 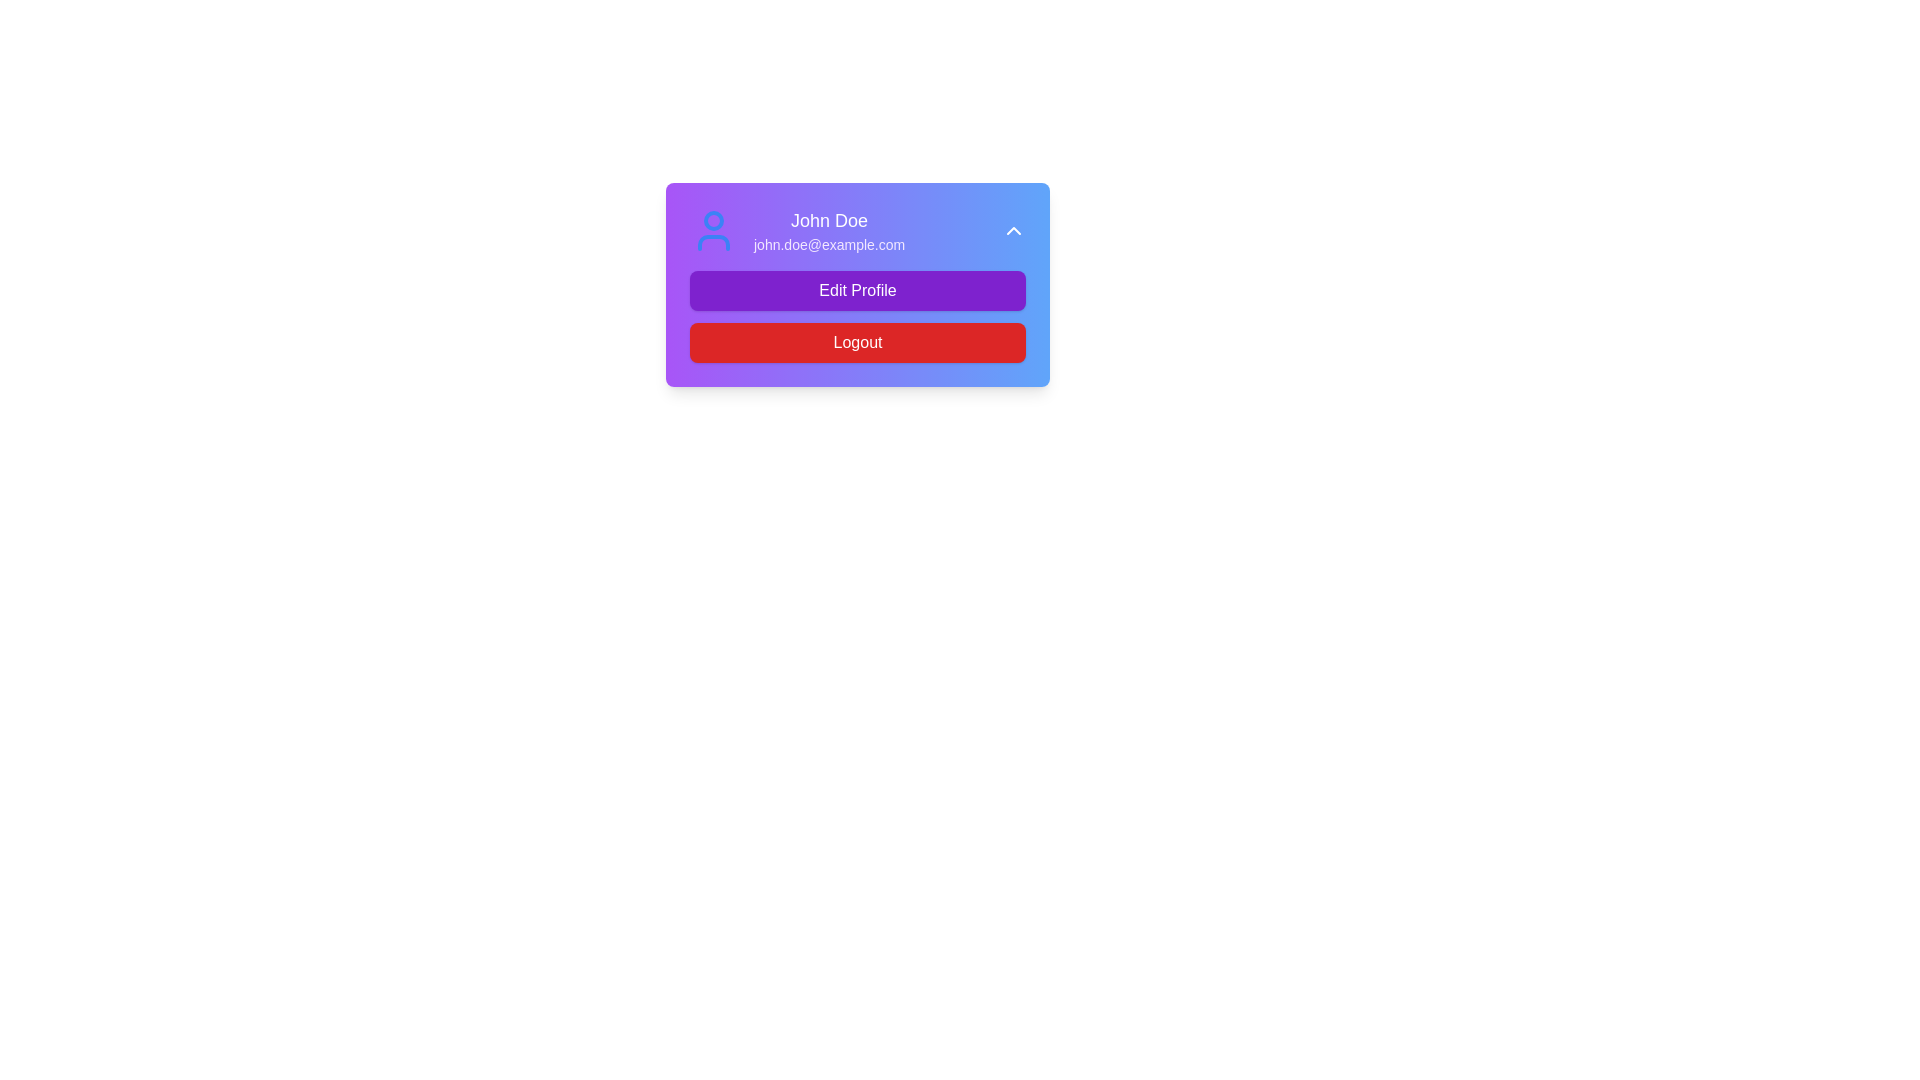 What do you see at coordinates (829, 230) in the screenshot?
I see `text content displayed in the profile card, which includes the name 'John Doe' and the email address 'john.doe@example.com'` at bounding box center [829, 230].